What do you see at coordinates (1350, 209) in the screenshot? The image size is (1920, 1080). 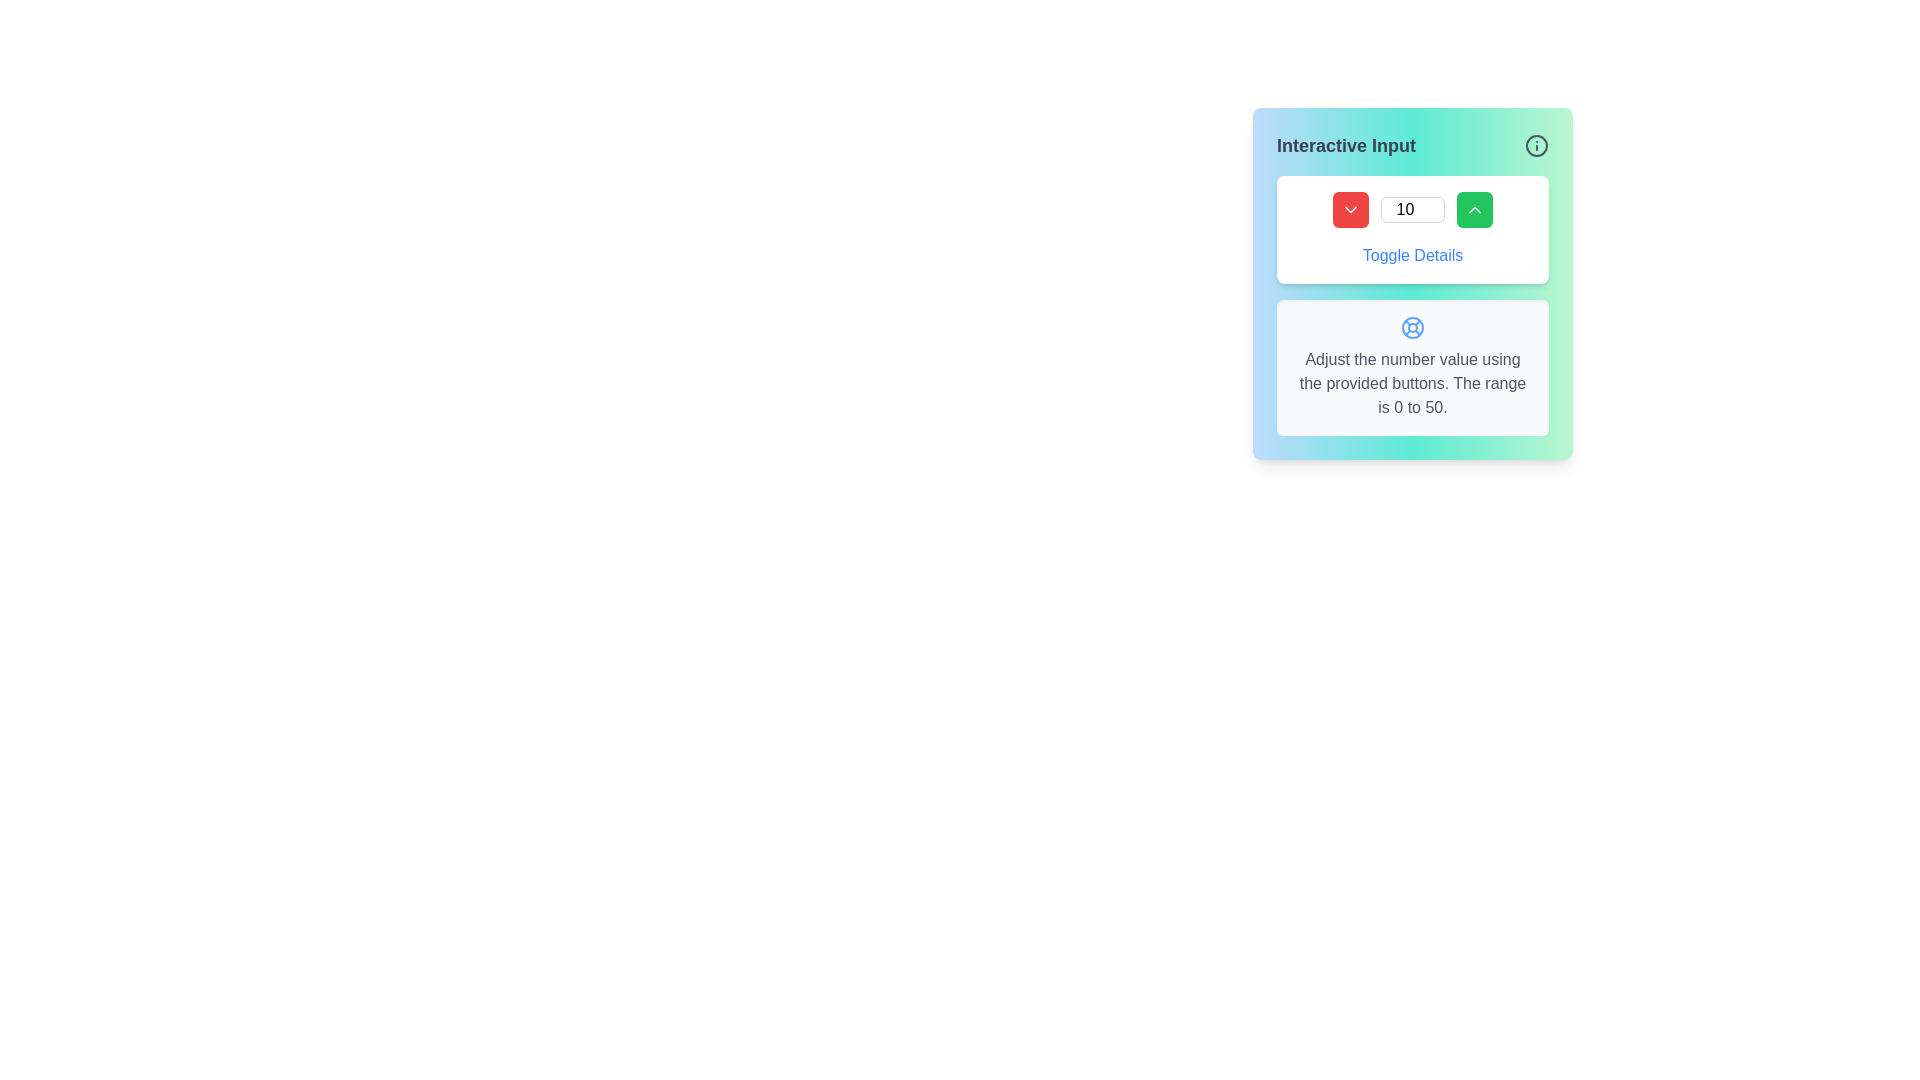 I see `the button that decreases the numerical value displayed in the adjacent input field, located to the left of the input field and a green button` at bounding box center [1350, 209].